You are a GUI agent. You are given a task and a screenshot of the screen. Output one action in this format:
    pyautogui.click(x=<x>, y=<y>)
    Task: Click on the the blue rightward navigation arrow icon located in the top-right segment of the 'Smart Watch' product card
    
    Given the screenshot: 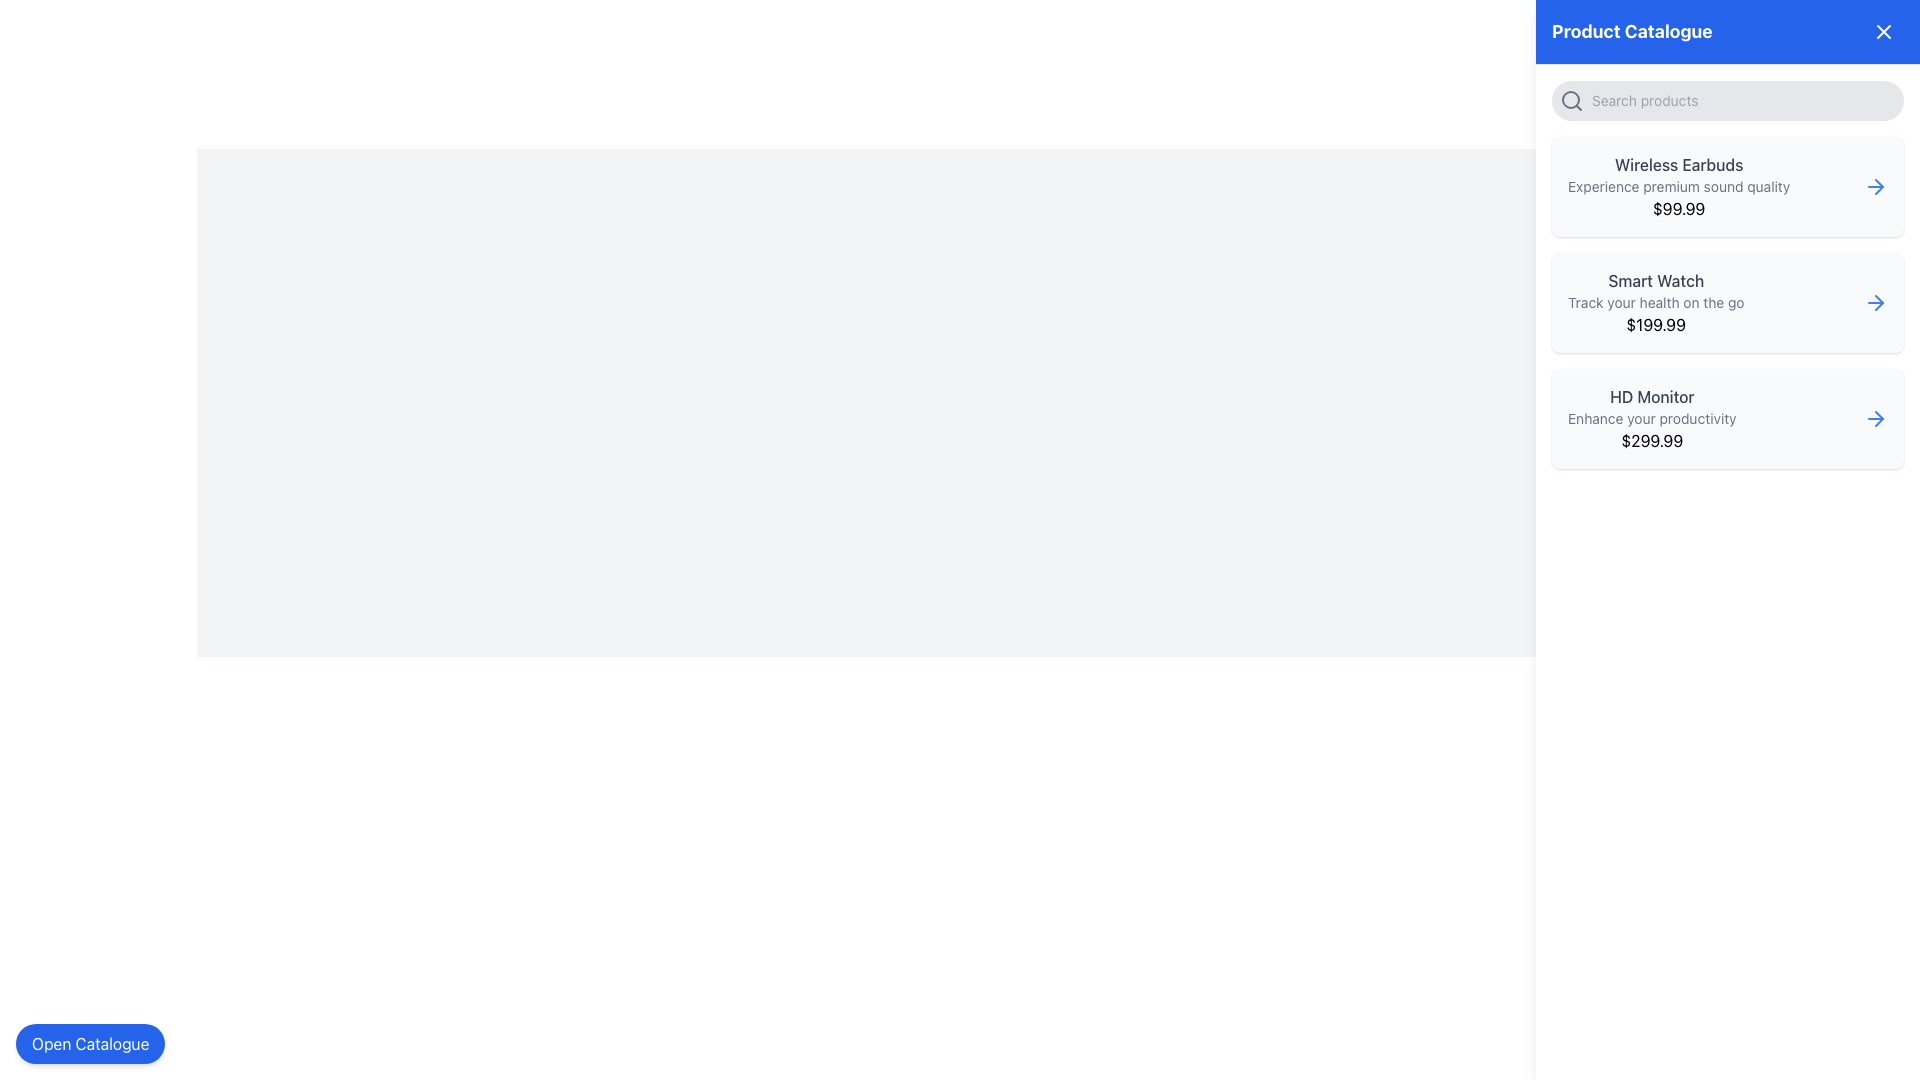 What is the action you would take?
    pyautogui.click(x=1875, y=303)
    